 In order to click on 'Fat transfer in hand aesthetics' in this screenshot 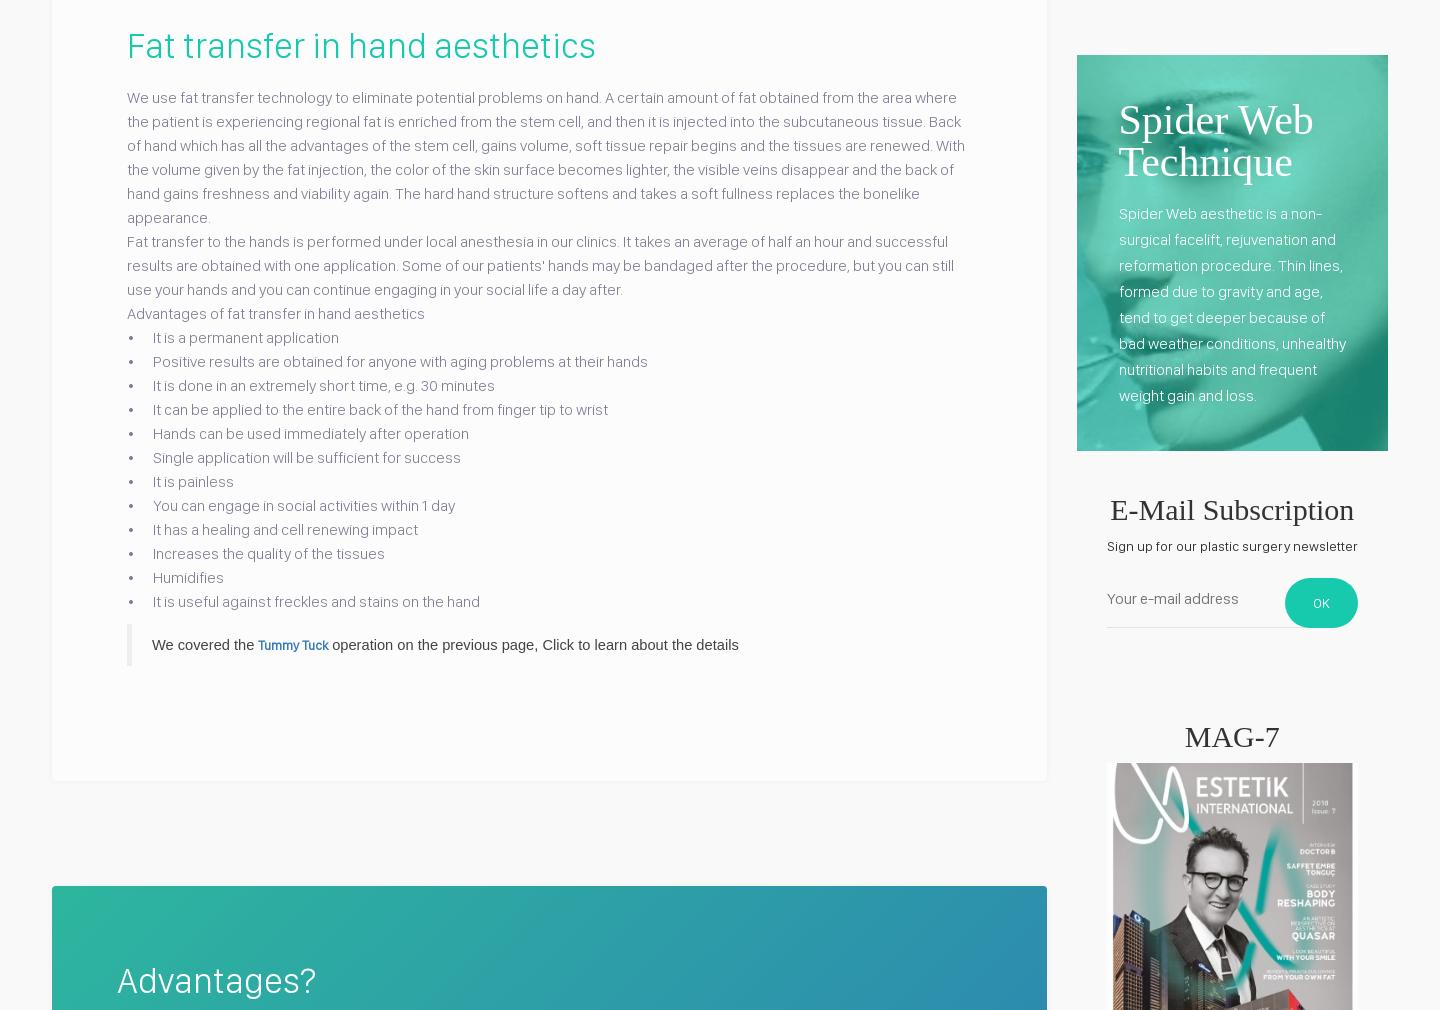, I will do `click(126, 44)`.